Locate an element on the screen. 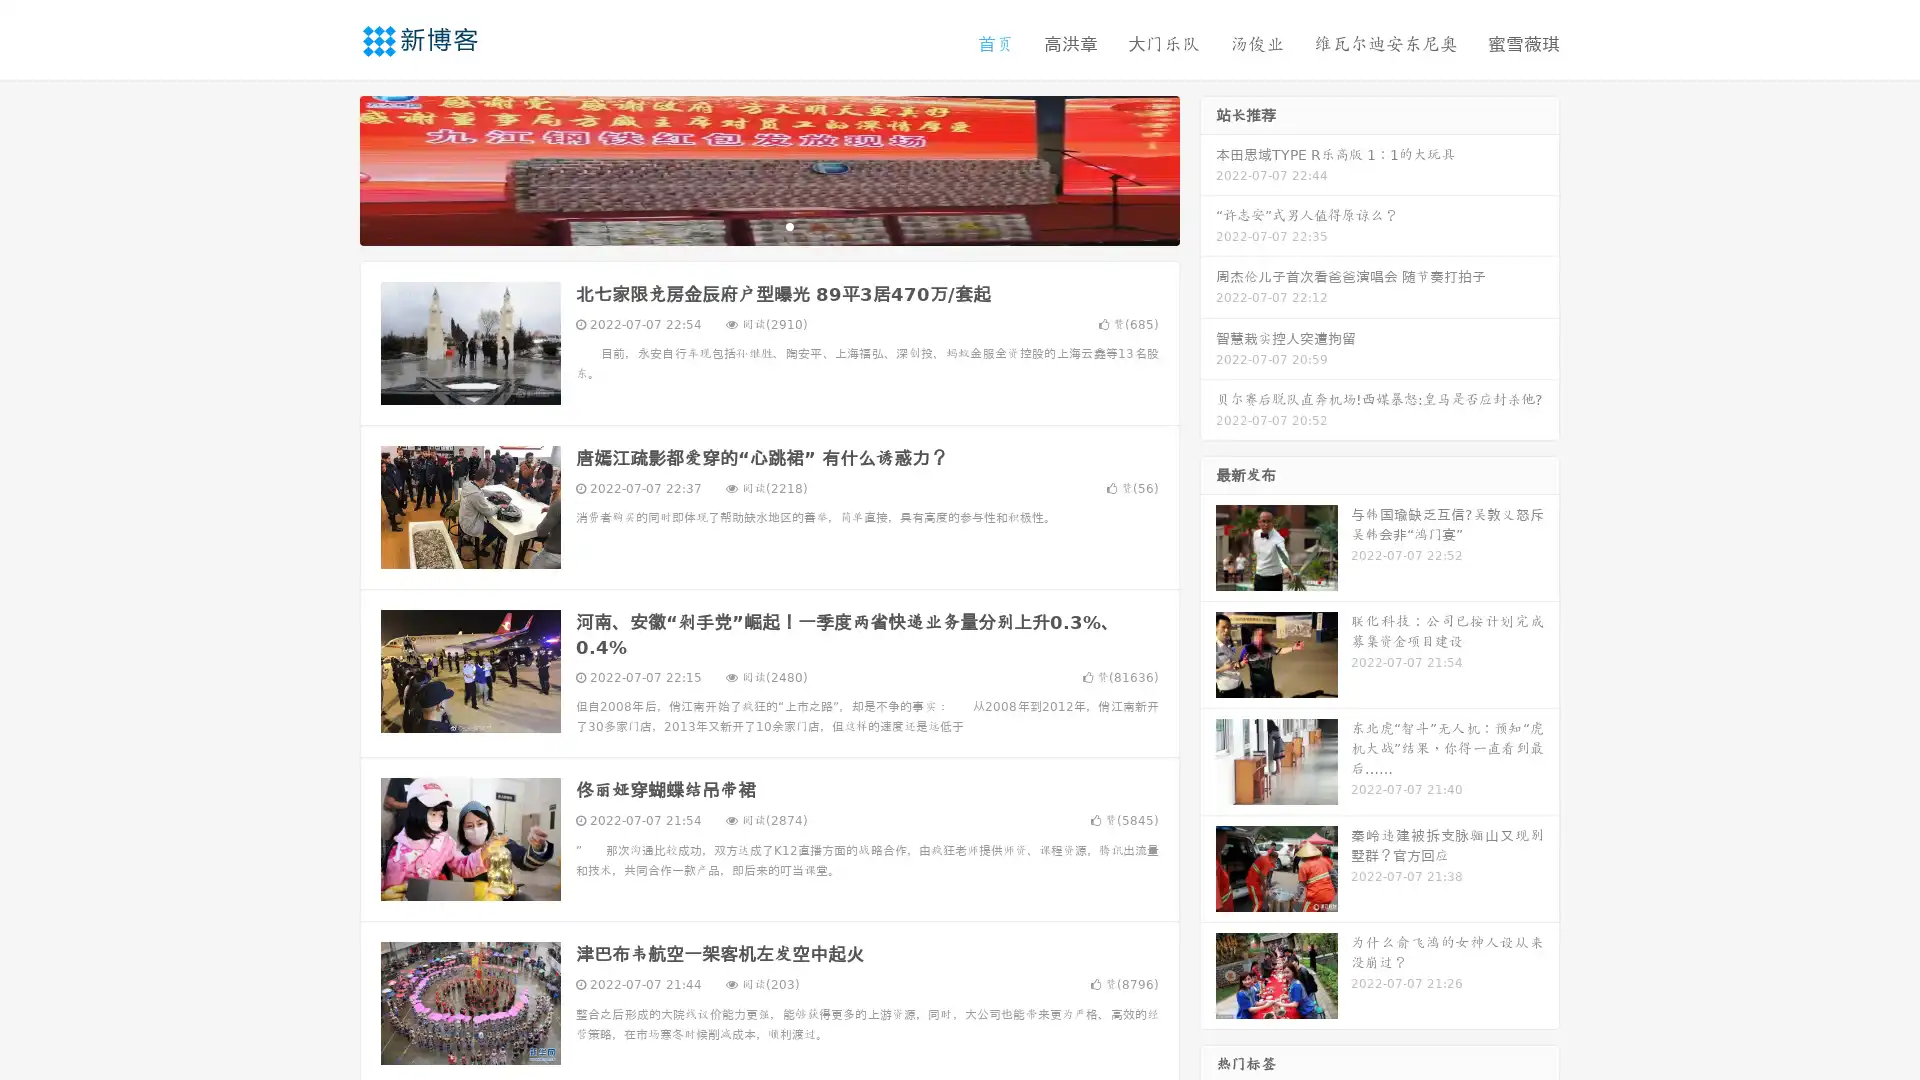 The height and width of the screenshot is (1080, 1920). Go to slide 3 is located at coordinates (789, 225).